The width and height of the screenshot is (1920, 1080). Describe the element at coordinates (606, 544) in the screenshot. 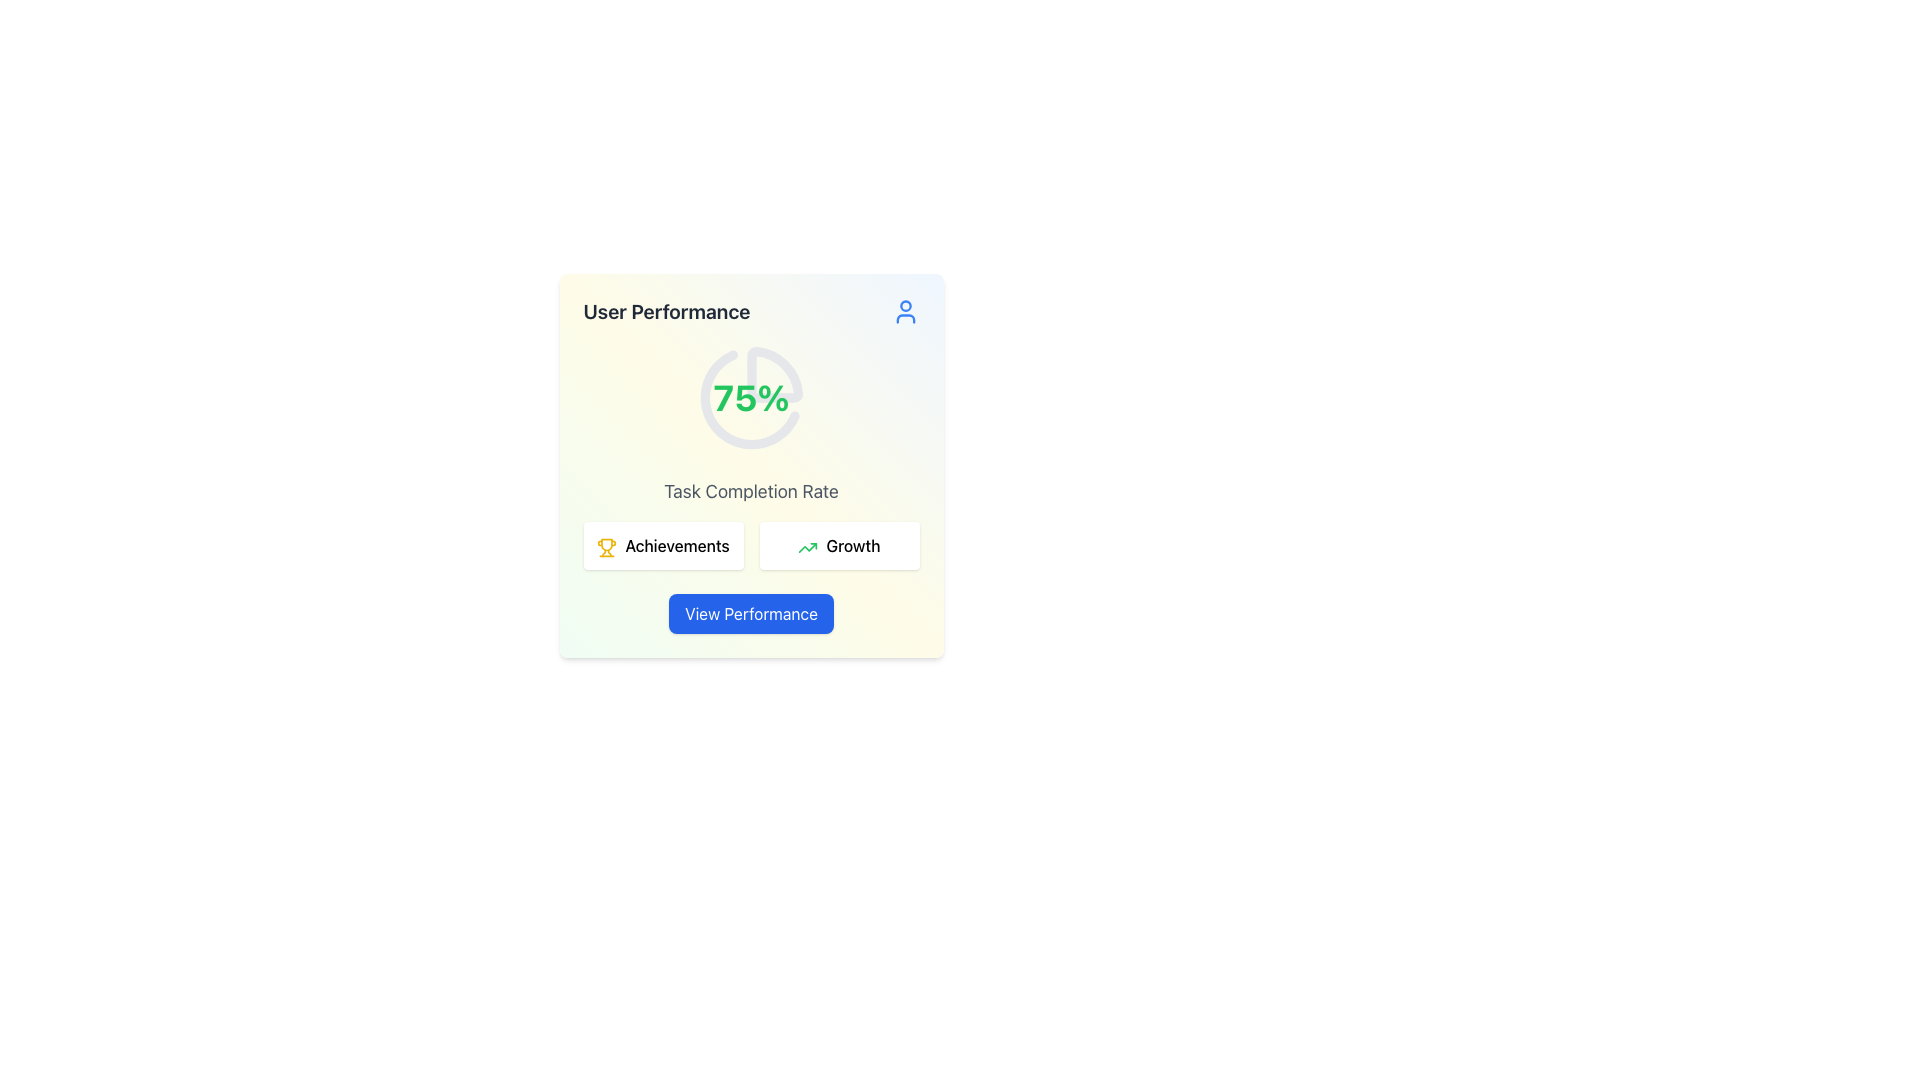

I see `the trophy-like icon styled in yellow-golden color, located next to the 'Achievements' text` at that location.